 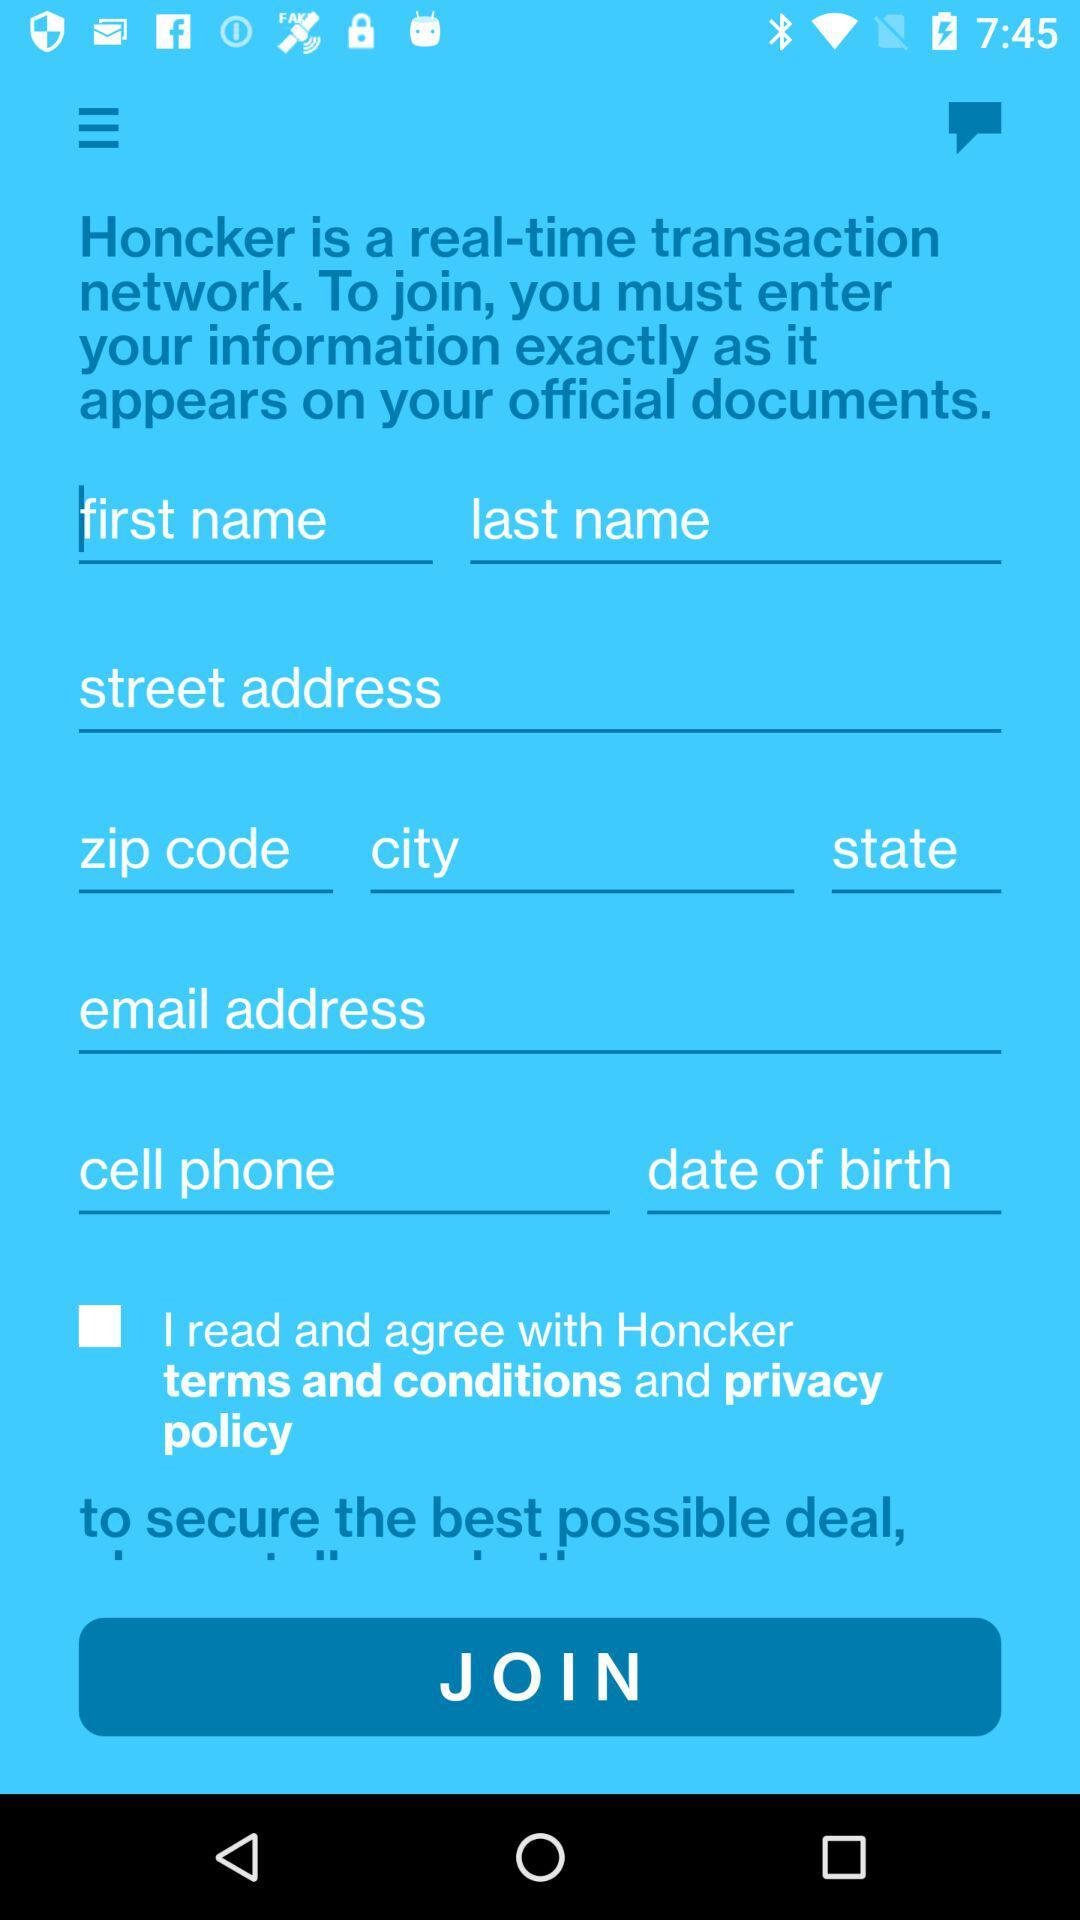 What do you see at coordinates (540, 687) in the screenshot?
I see `street address` at bounding box center [540, 687].